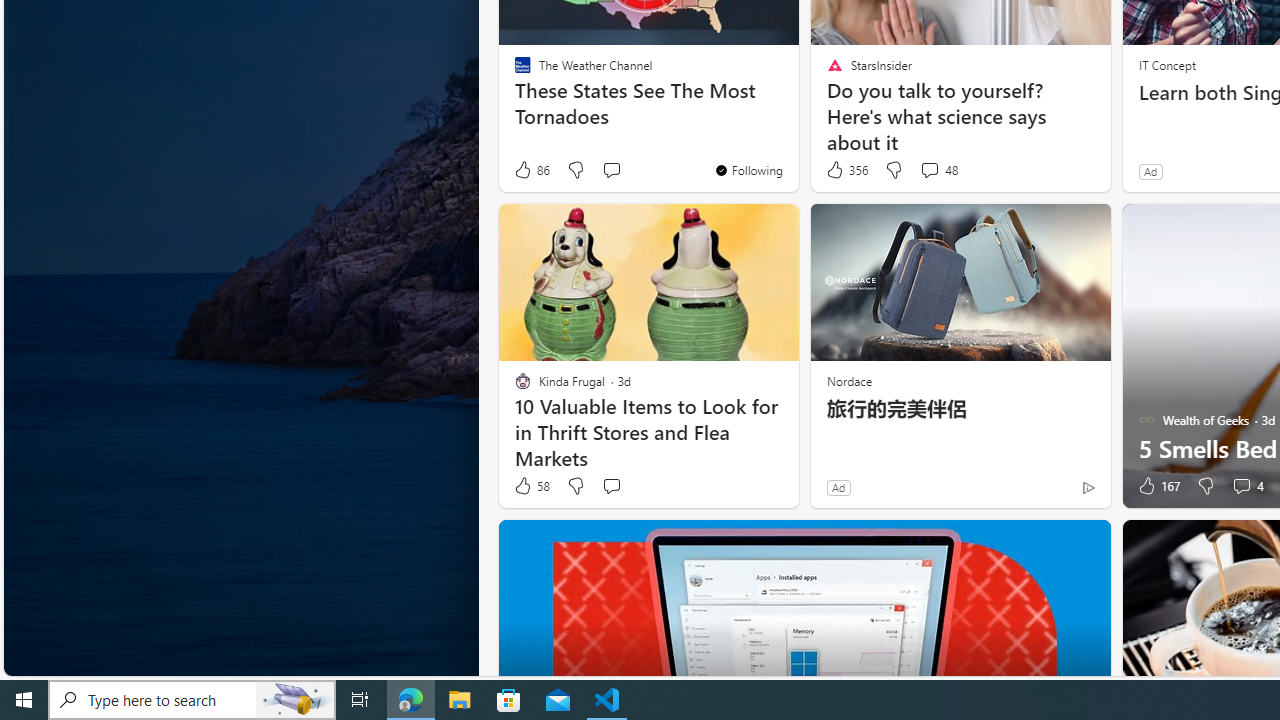 The height and width of the screenshot is (720, 1280). What do you see at coordinates (1204, 486) in the screenshot?
I see `'Dislike'` at bounding box center [1204, 486].